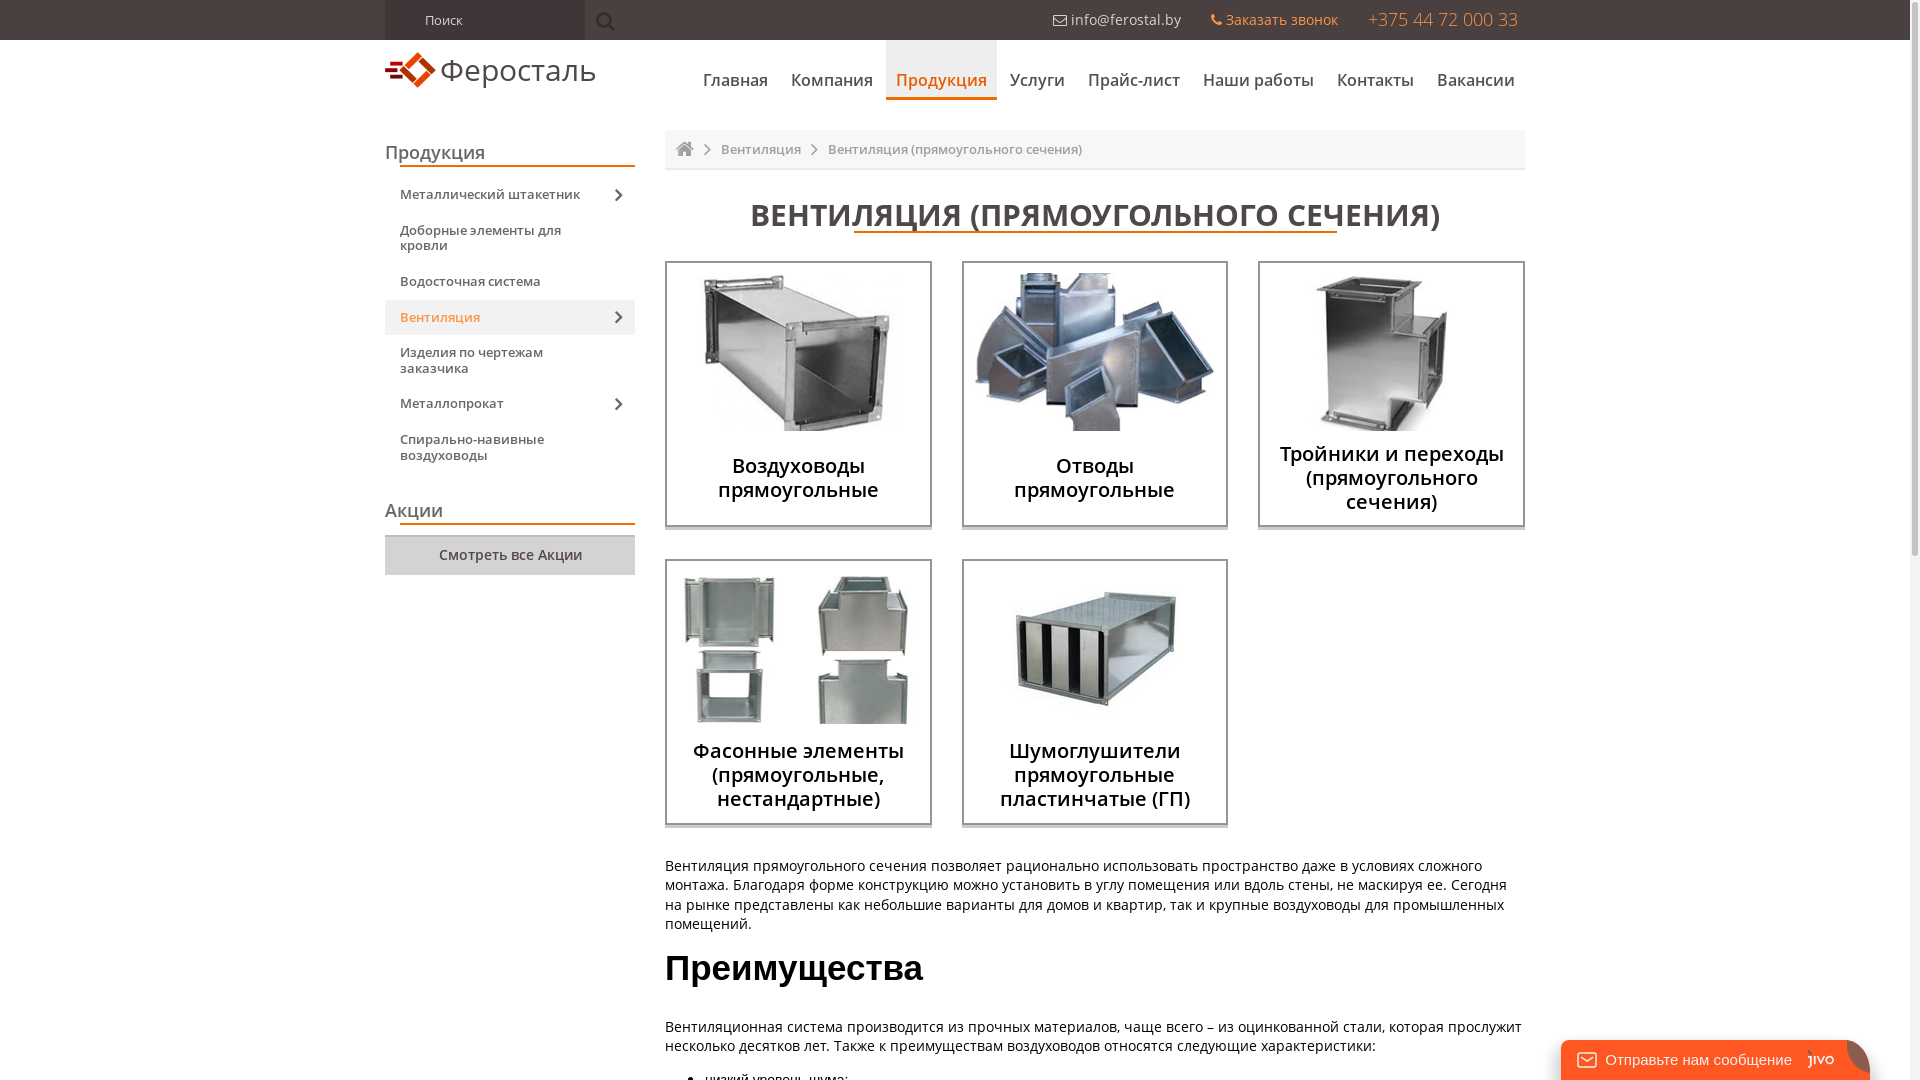 This screenshot has width=1920, height=1080. What do you see at coordinates (1116, 19) in the screenshot?
I see `'info@ferostal.by'` at bounding box center [1116, 19].